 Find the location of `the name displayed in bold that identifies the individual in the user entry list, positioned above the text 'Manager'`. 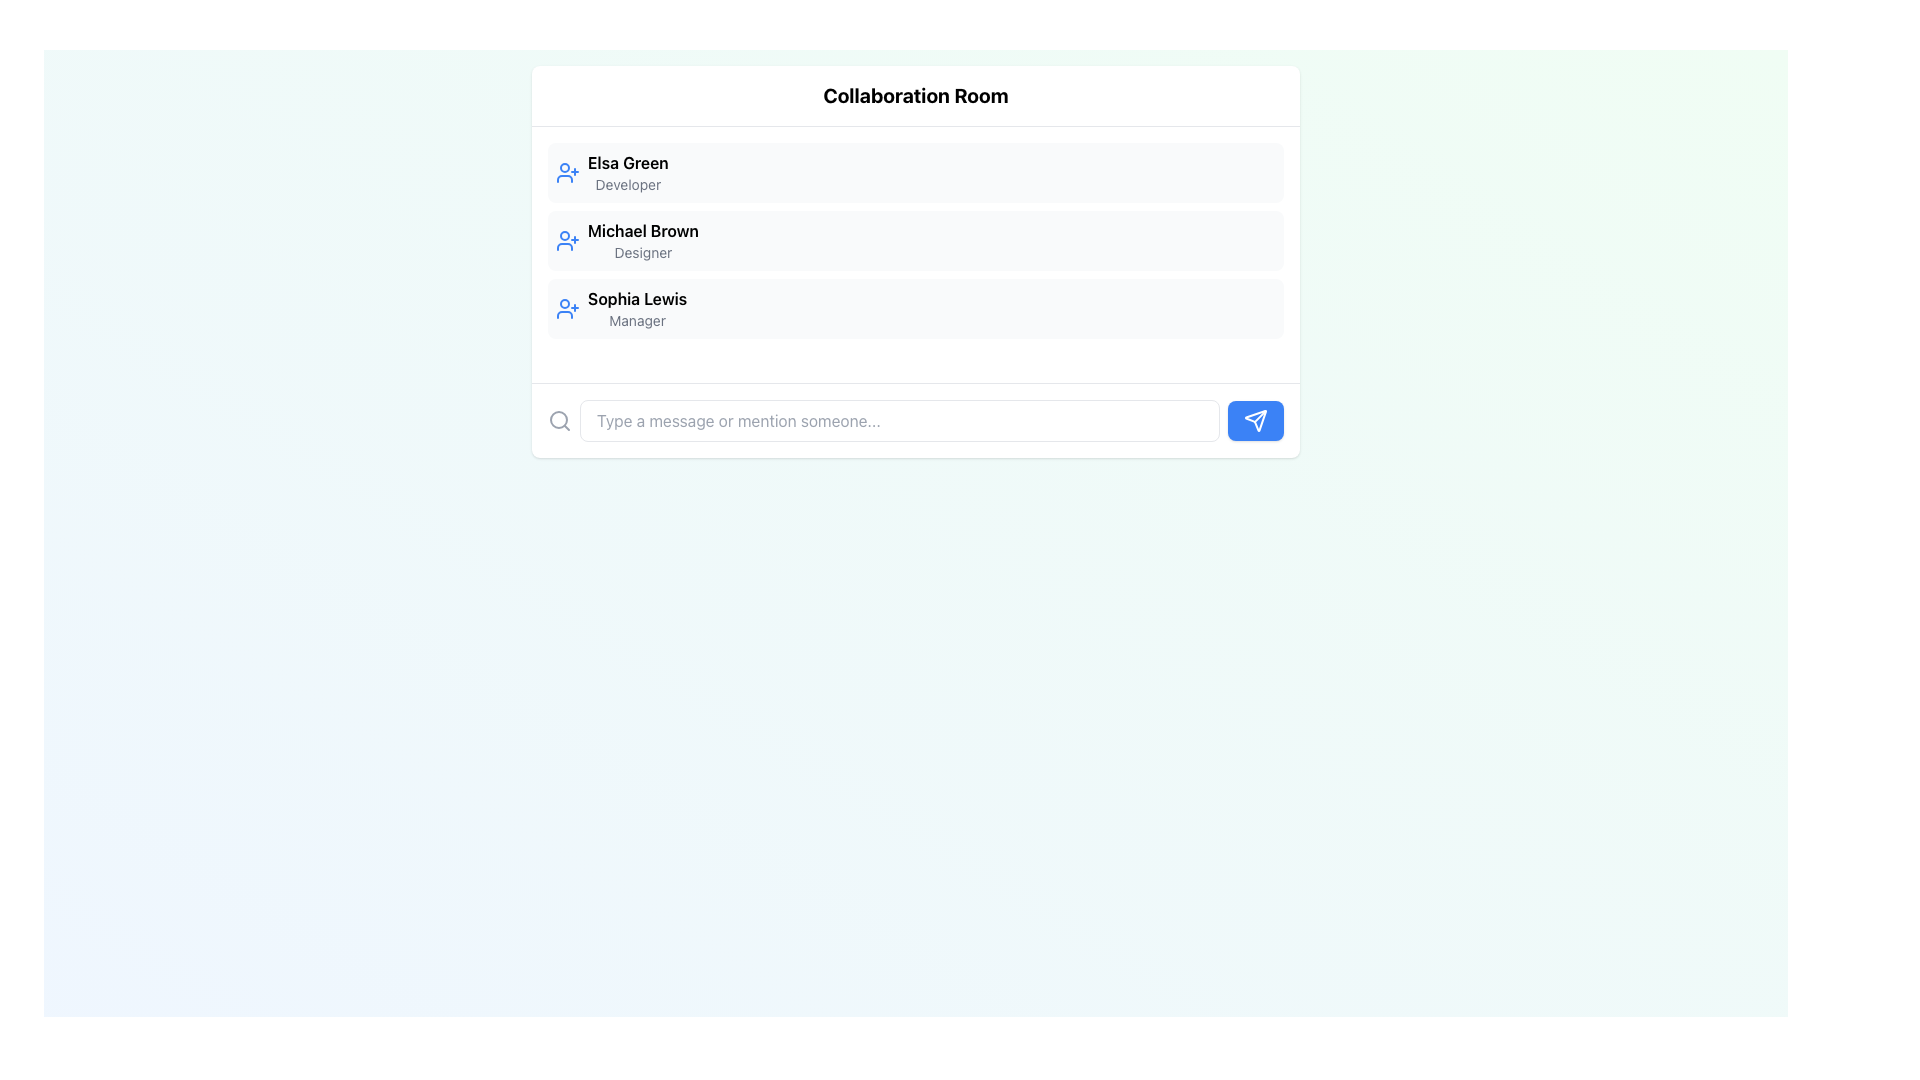

the name displayed in bold that identifies the individual in the user entry list, positioned above the text 'Manager' is located at coordinates (636, 299).